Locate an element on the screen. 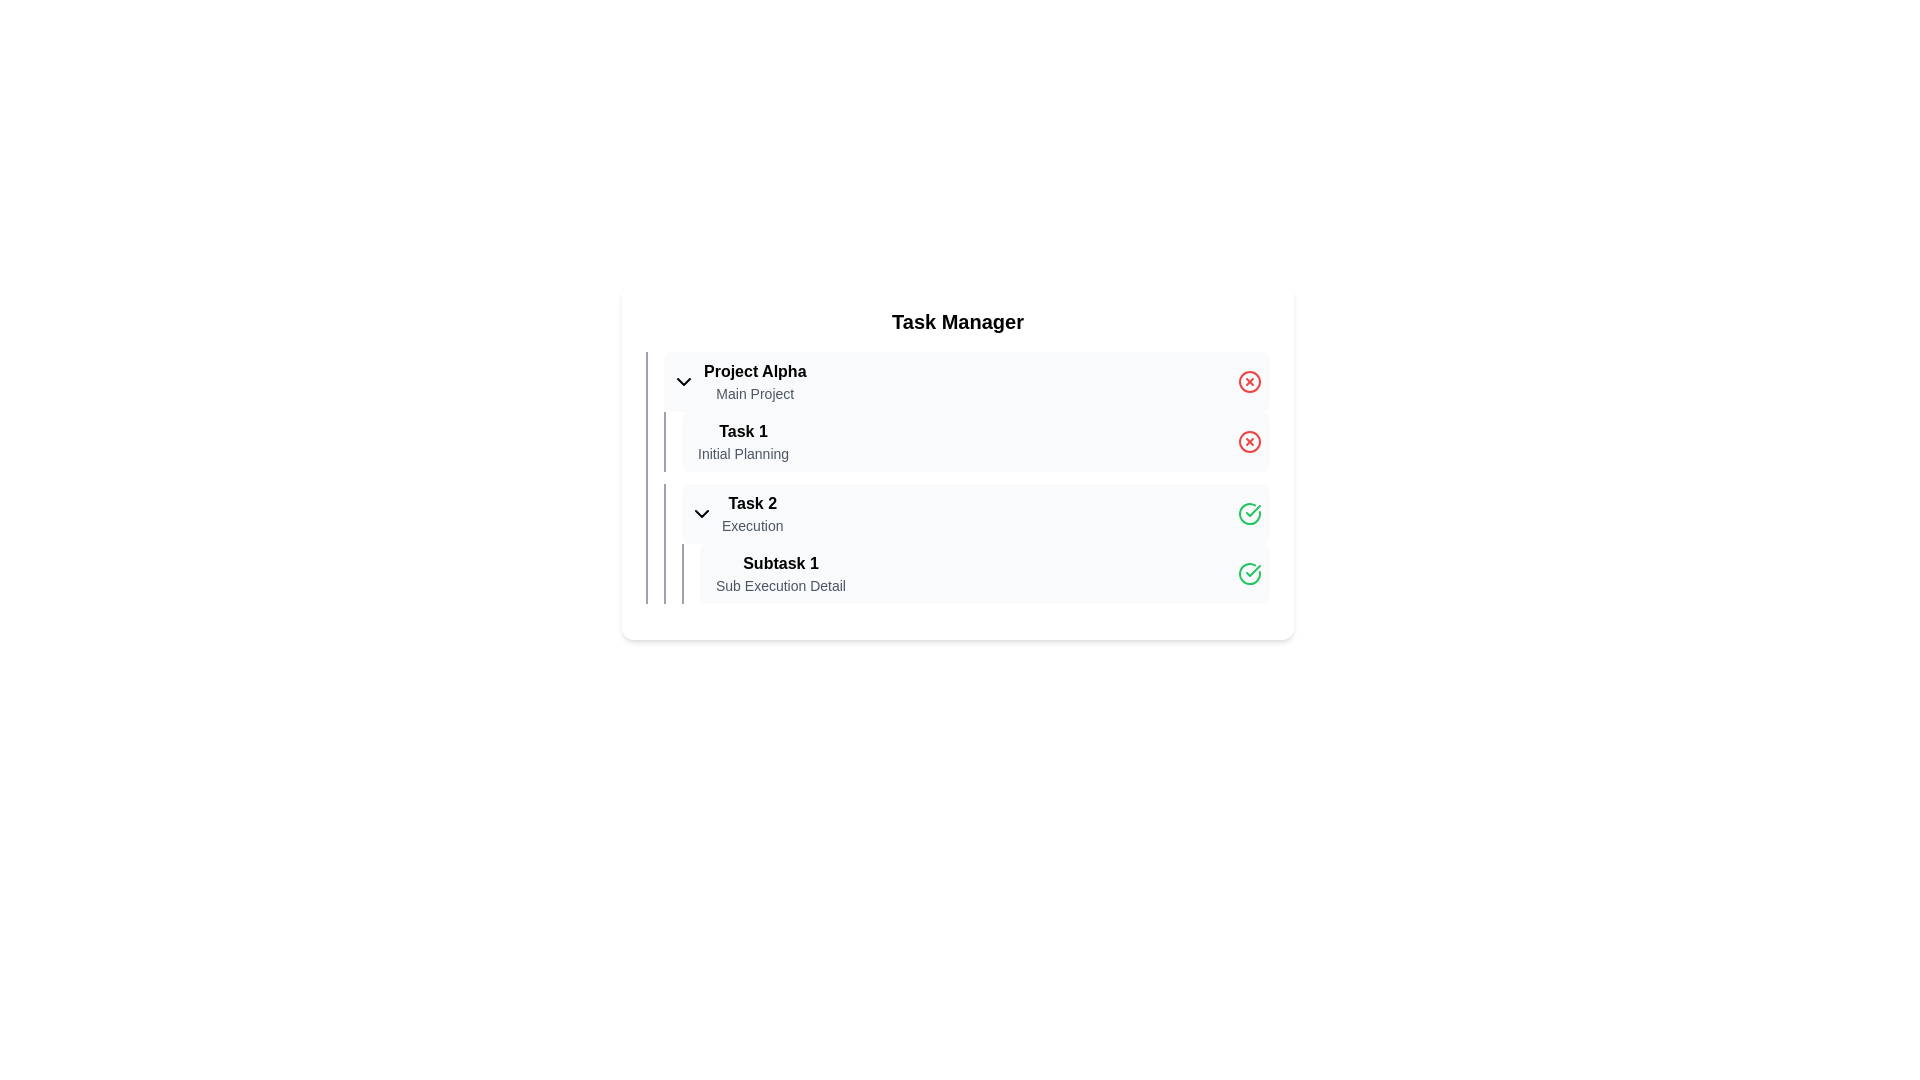 The image size is (1920, 1080). the text block displaying 'Project Alpha' and 'Main Project' in the 'Task Manager' section, which is the first item in the task list is located at coordinates (754, 381).